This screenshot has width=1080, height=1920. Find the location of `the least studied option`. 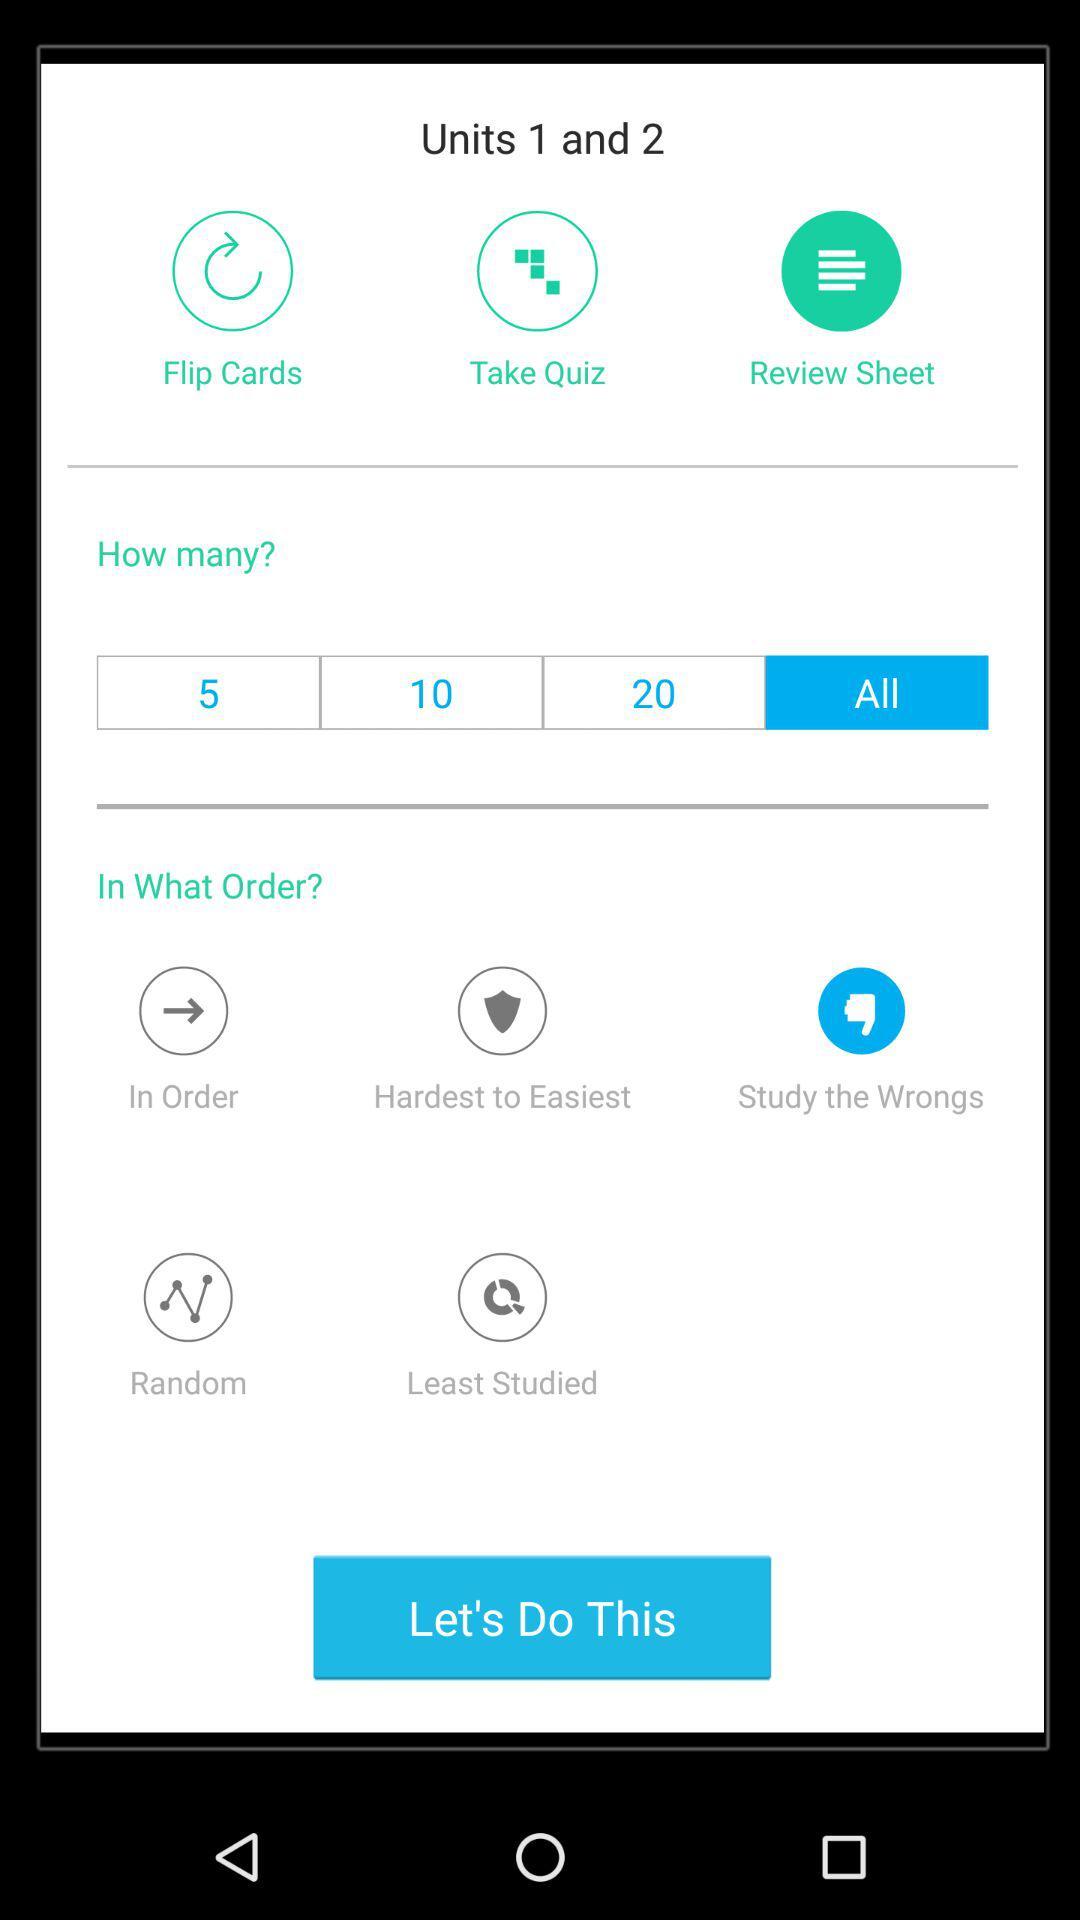

the least studied option is located at coordinates (501, 1297).